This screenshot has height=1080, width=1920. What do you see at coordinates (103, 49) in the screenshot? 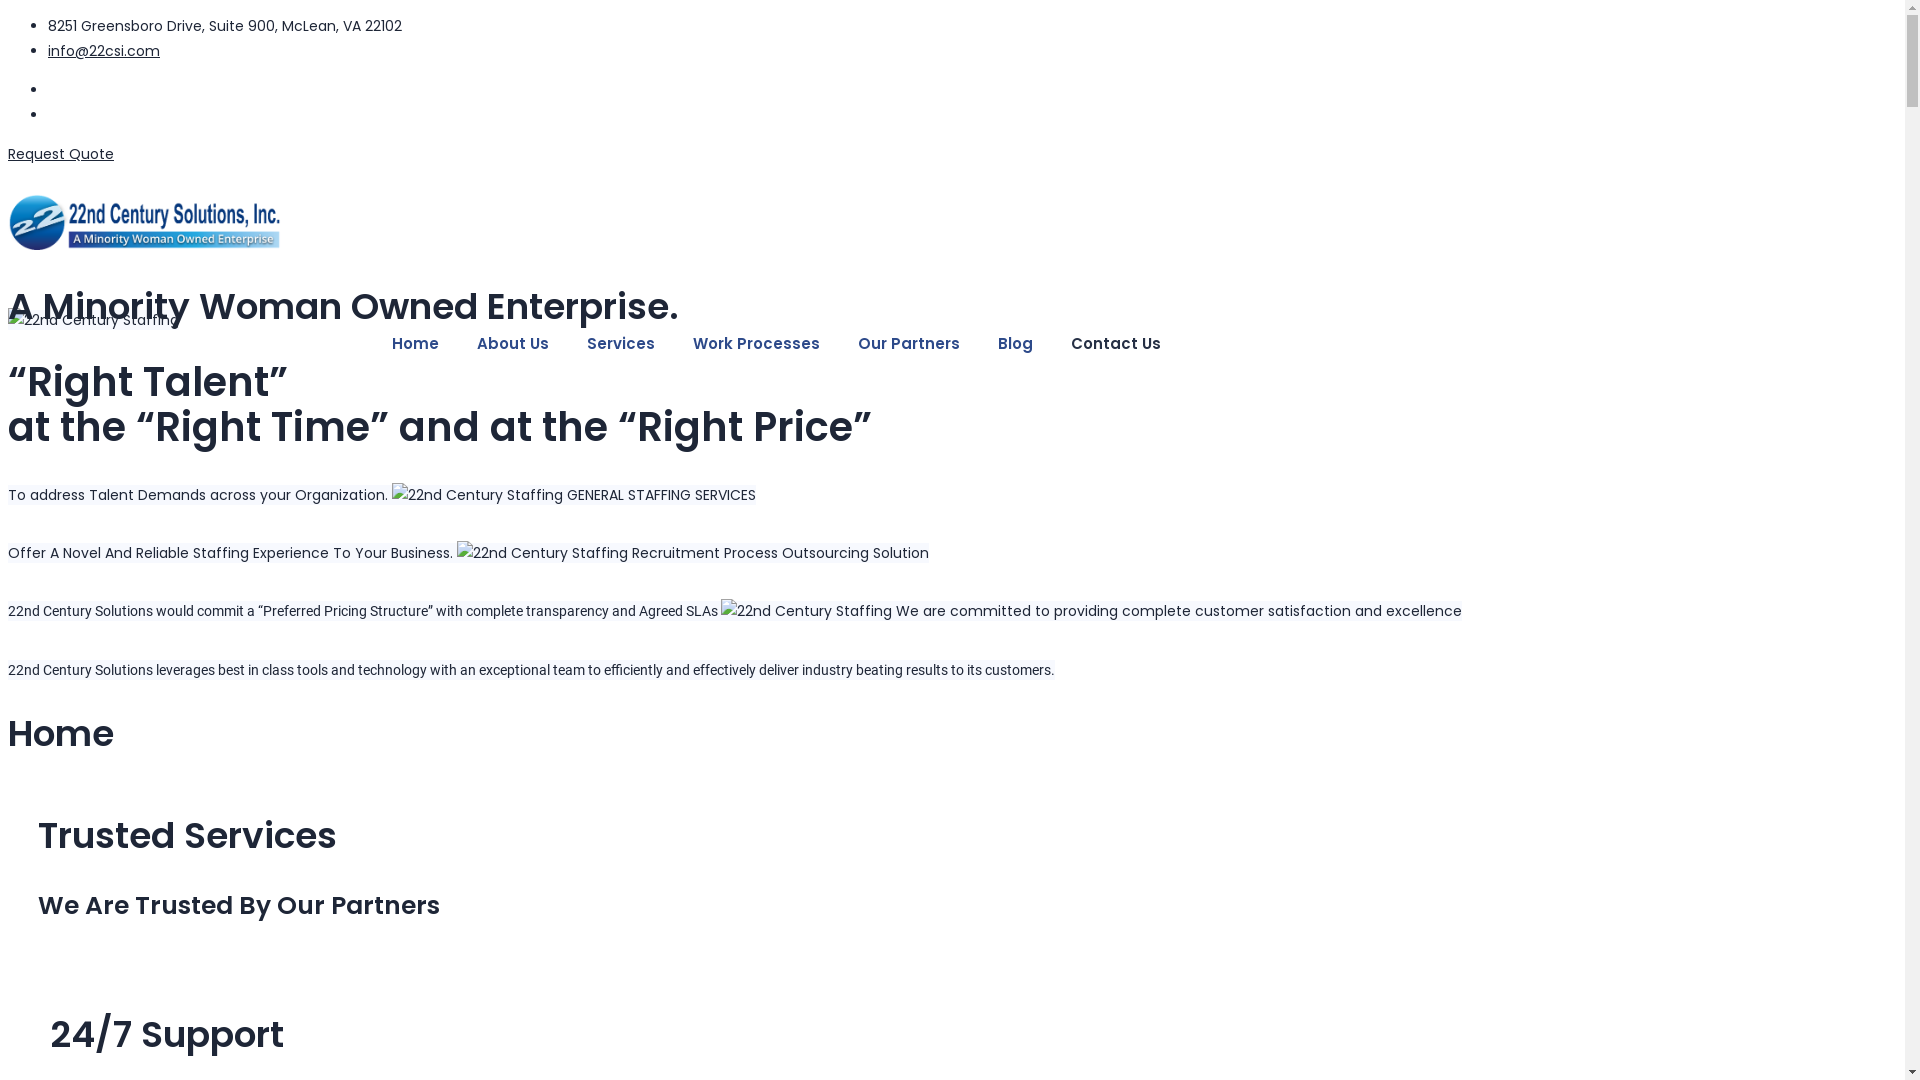
I see `'info@22csi.com'` at bounding box center [103, 49].